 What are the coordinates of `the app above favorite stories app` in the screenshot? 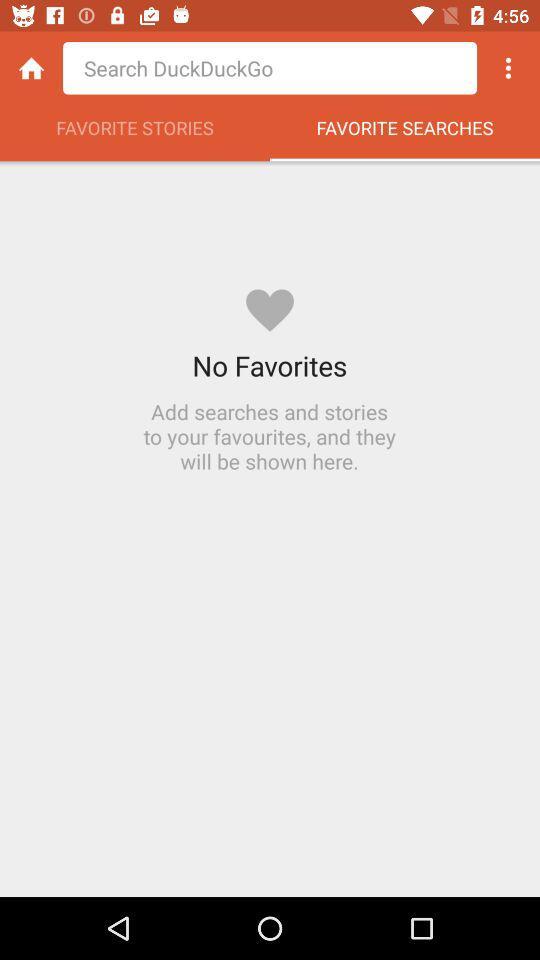 It's located at (270, 68).